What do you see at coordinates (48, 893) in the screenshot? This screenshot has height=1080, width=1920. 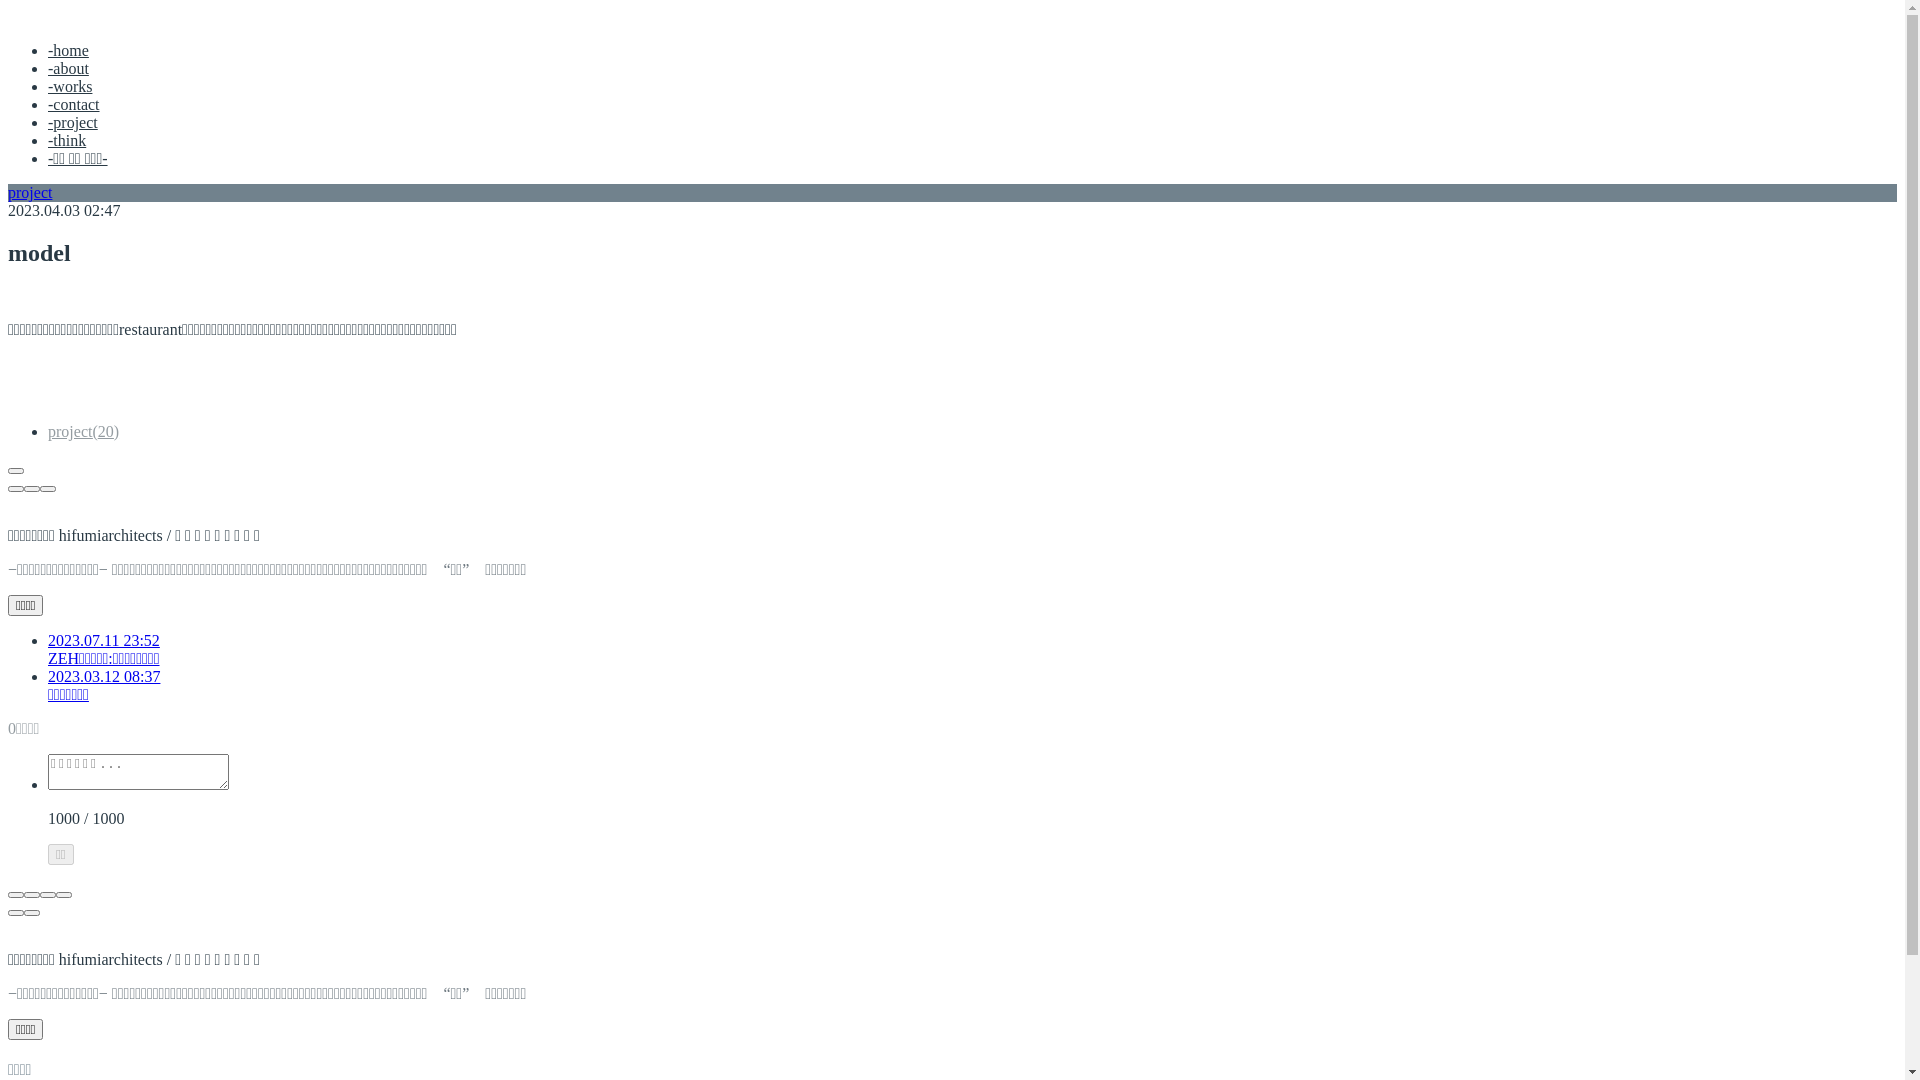 I see `'Toggle fullscreen'` at bounding box center [48, 893].